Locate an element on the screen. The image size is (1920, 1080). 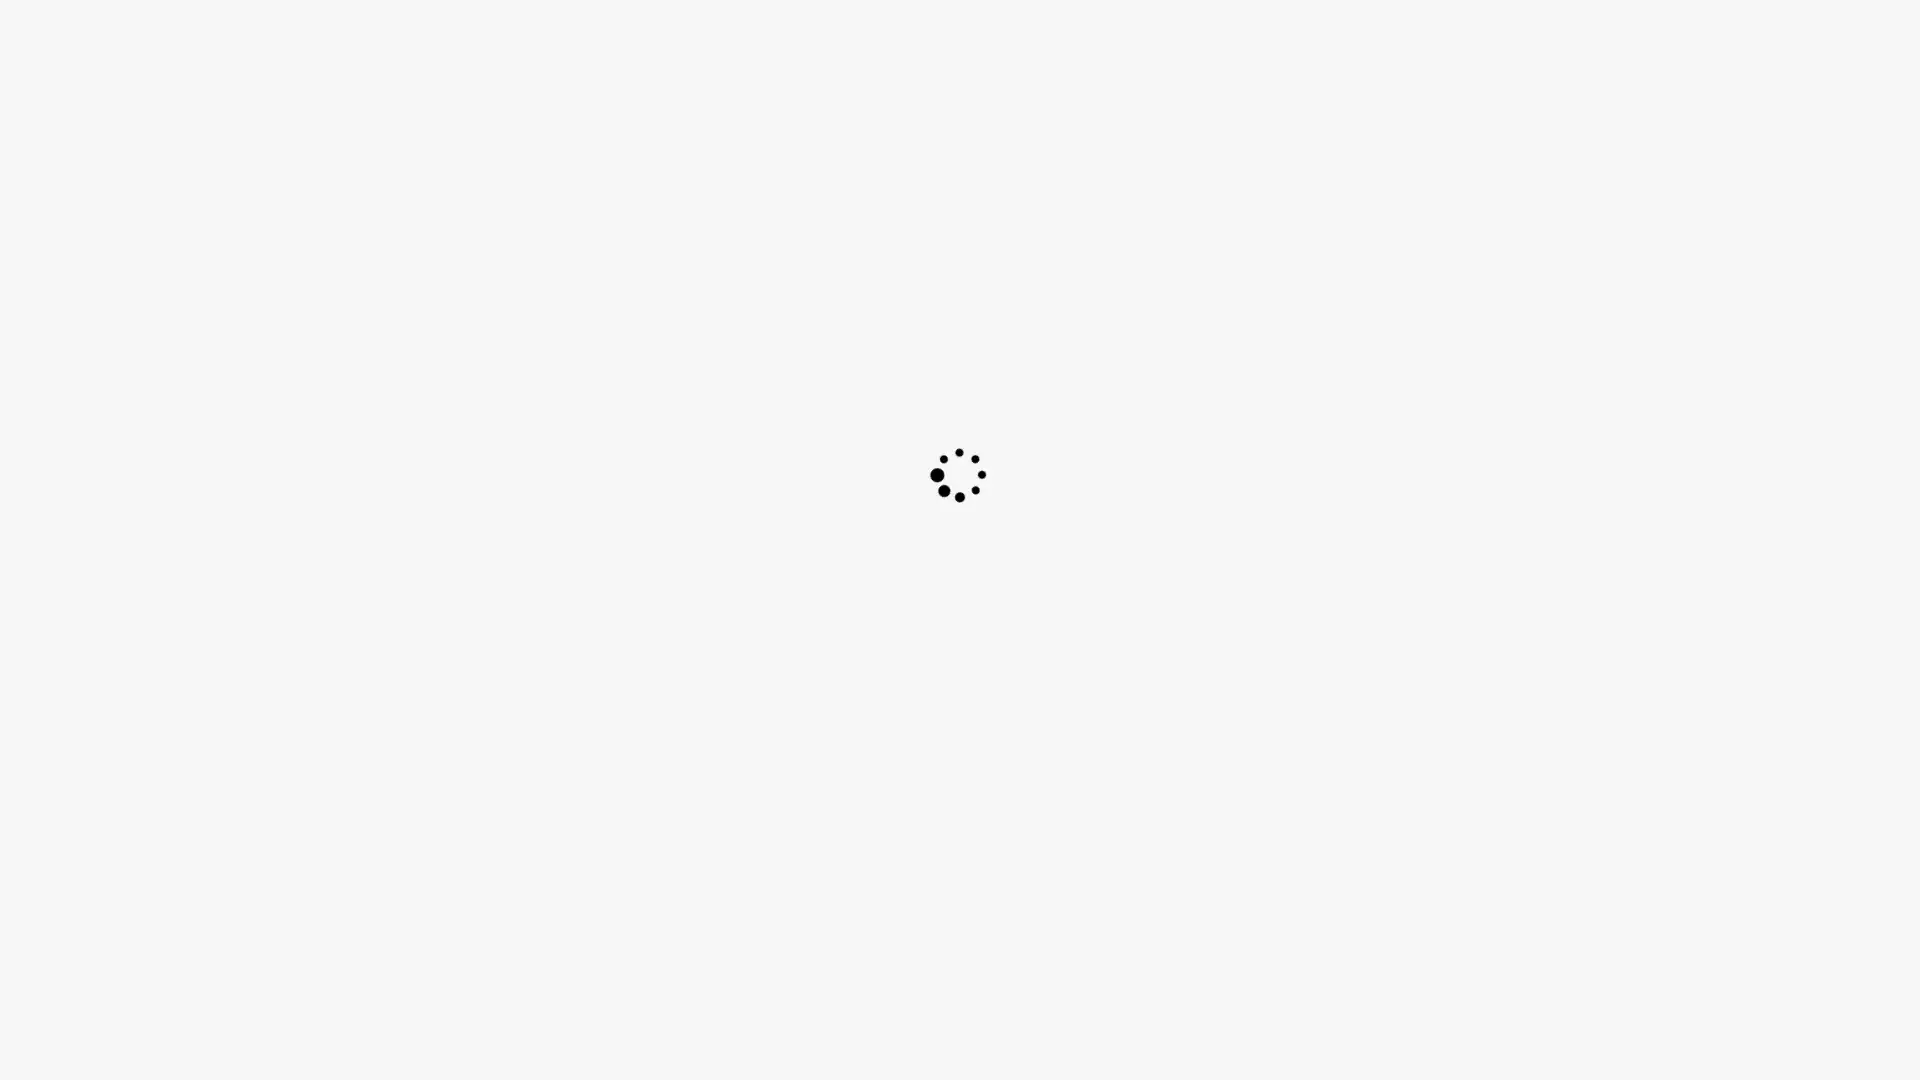
Login with Facebook is located at coordinates (1150, 35).